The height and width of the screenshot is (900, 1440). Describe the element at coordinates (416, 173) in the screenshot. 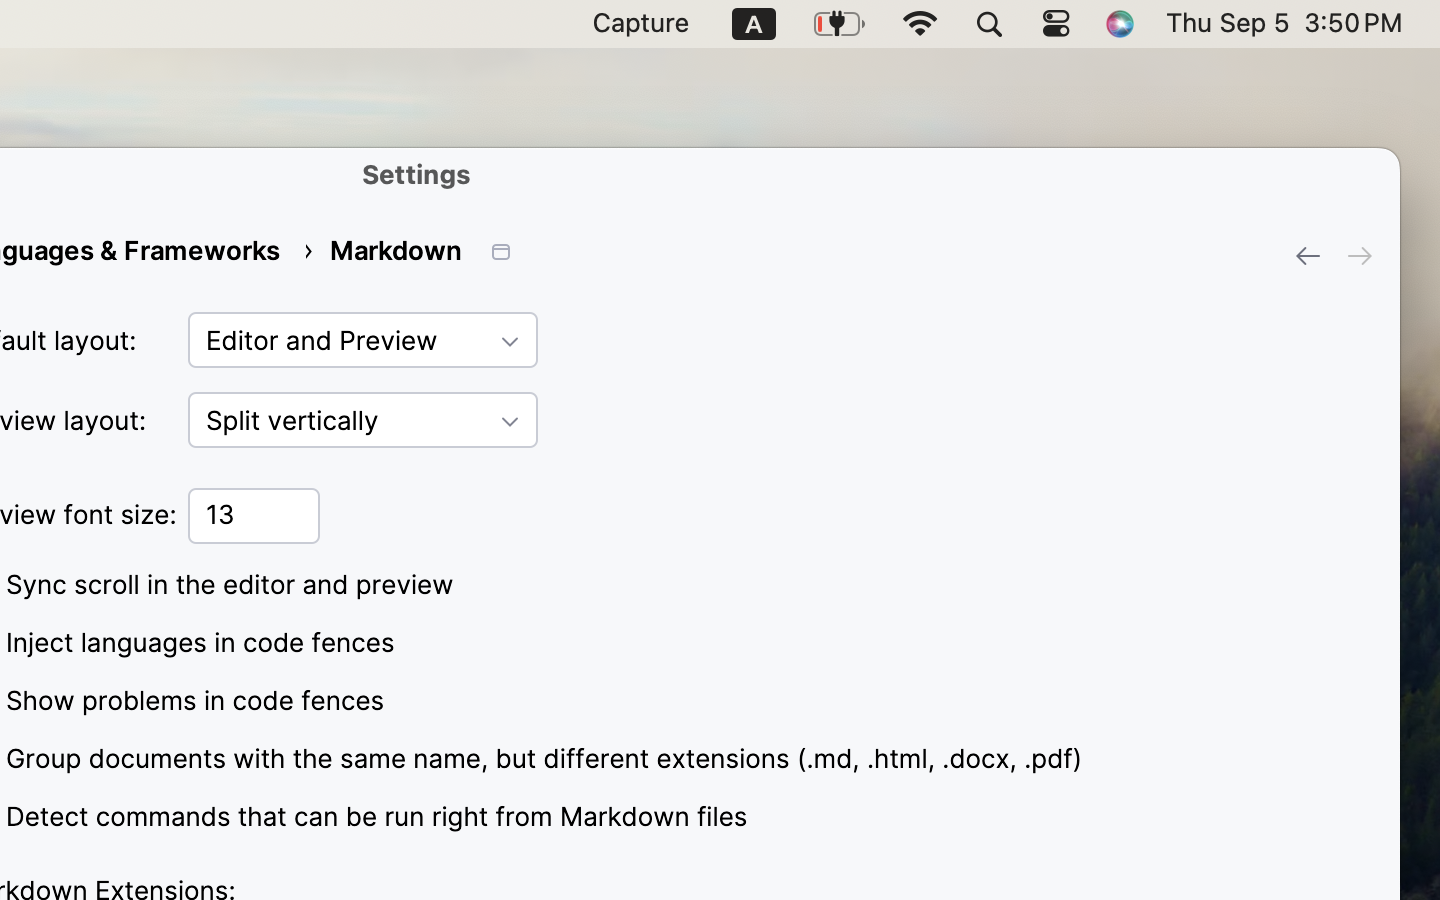

I see `'Settings'` at that location.